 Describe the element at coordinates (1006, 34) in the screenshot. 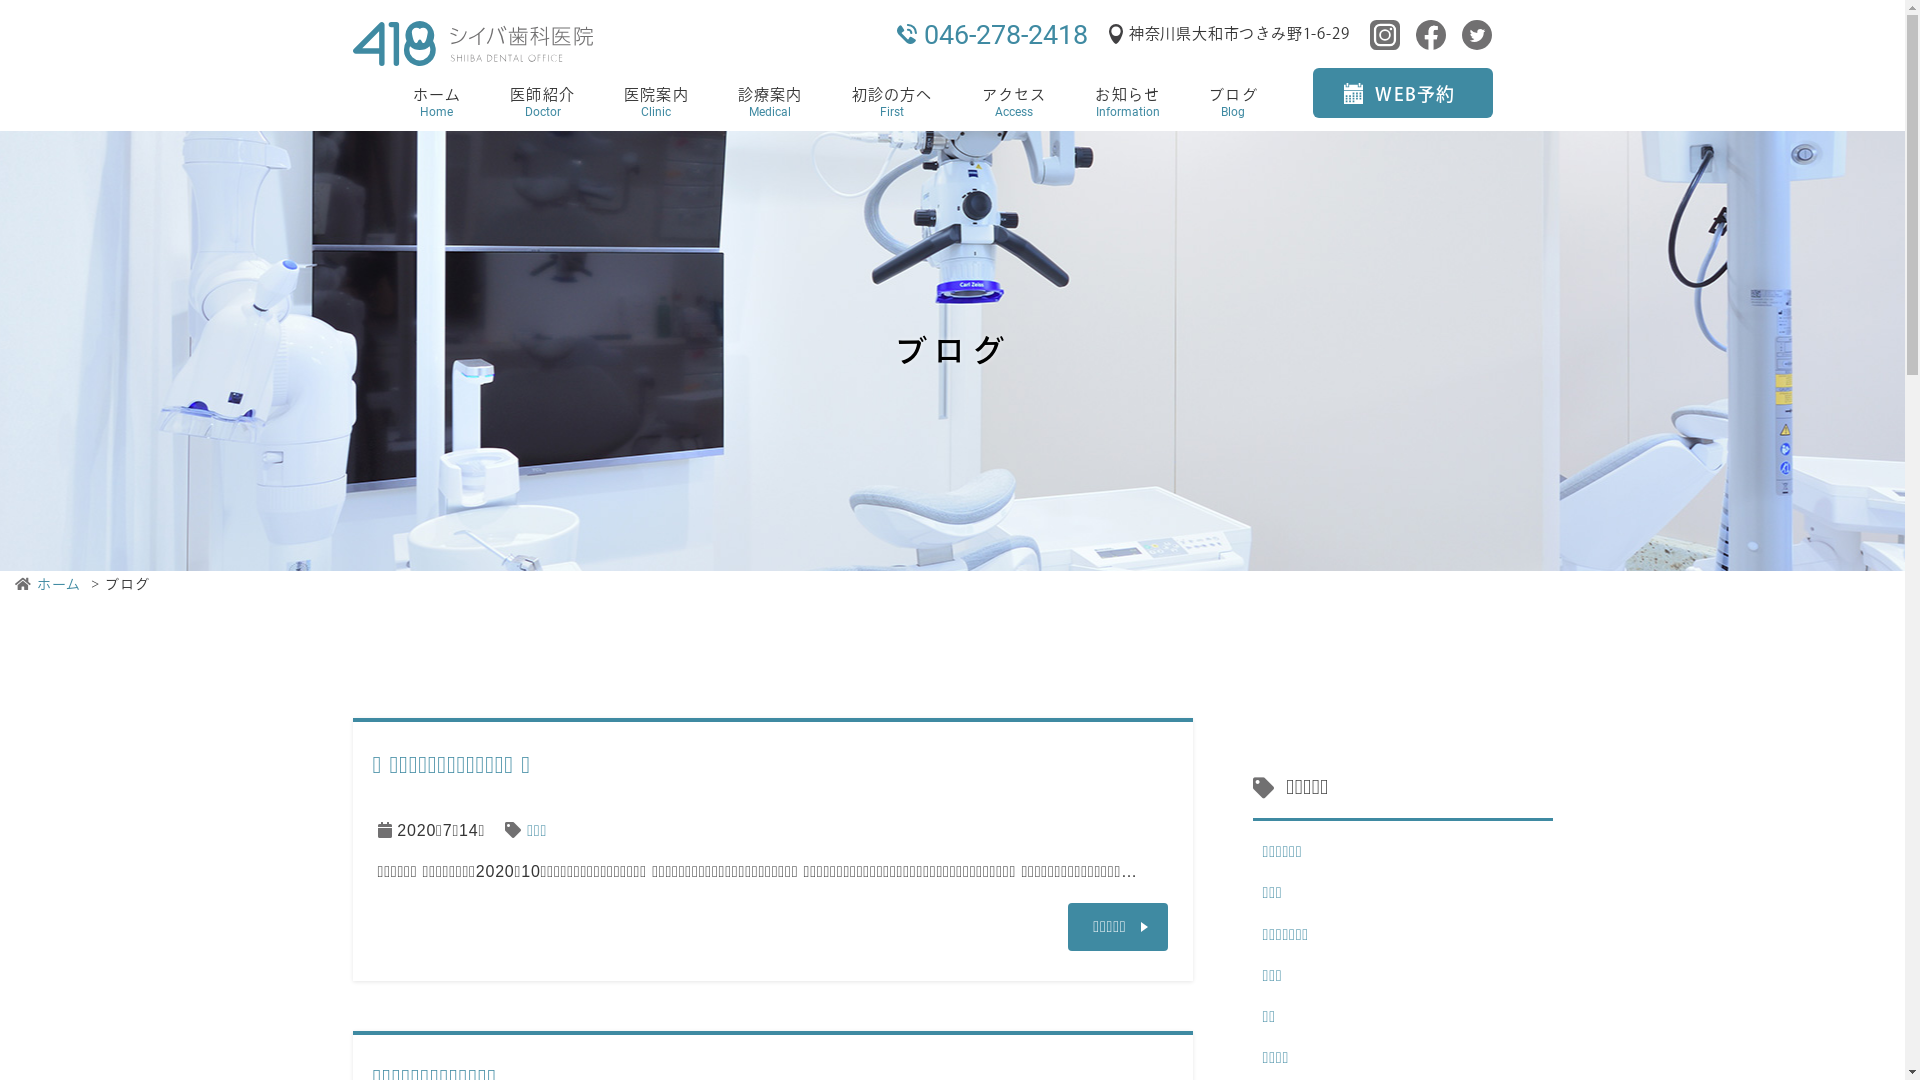

I see `'046-278-2418'` at that location.